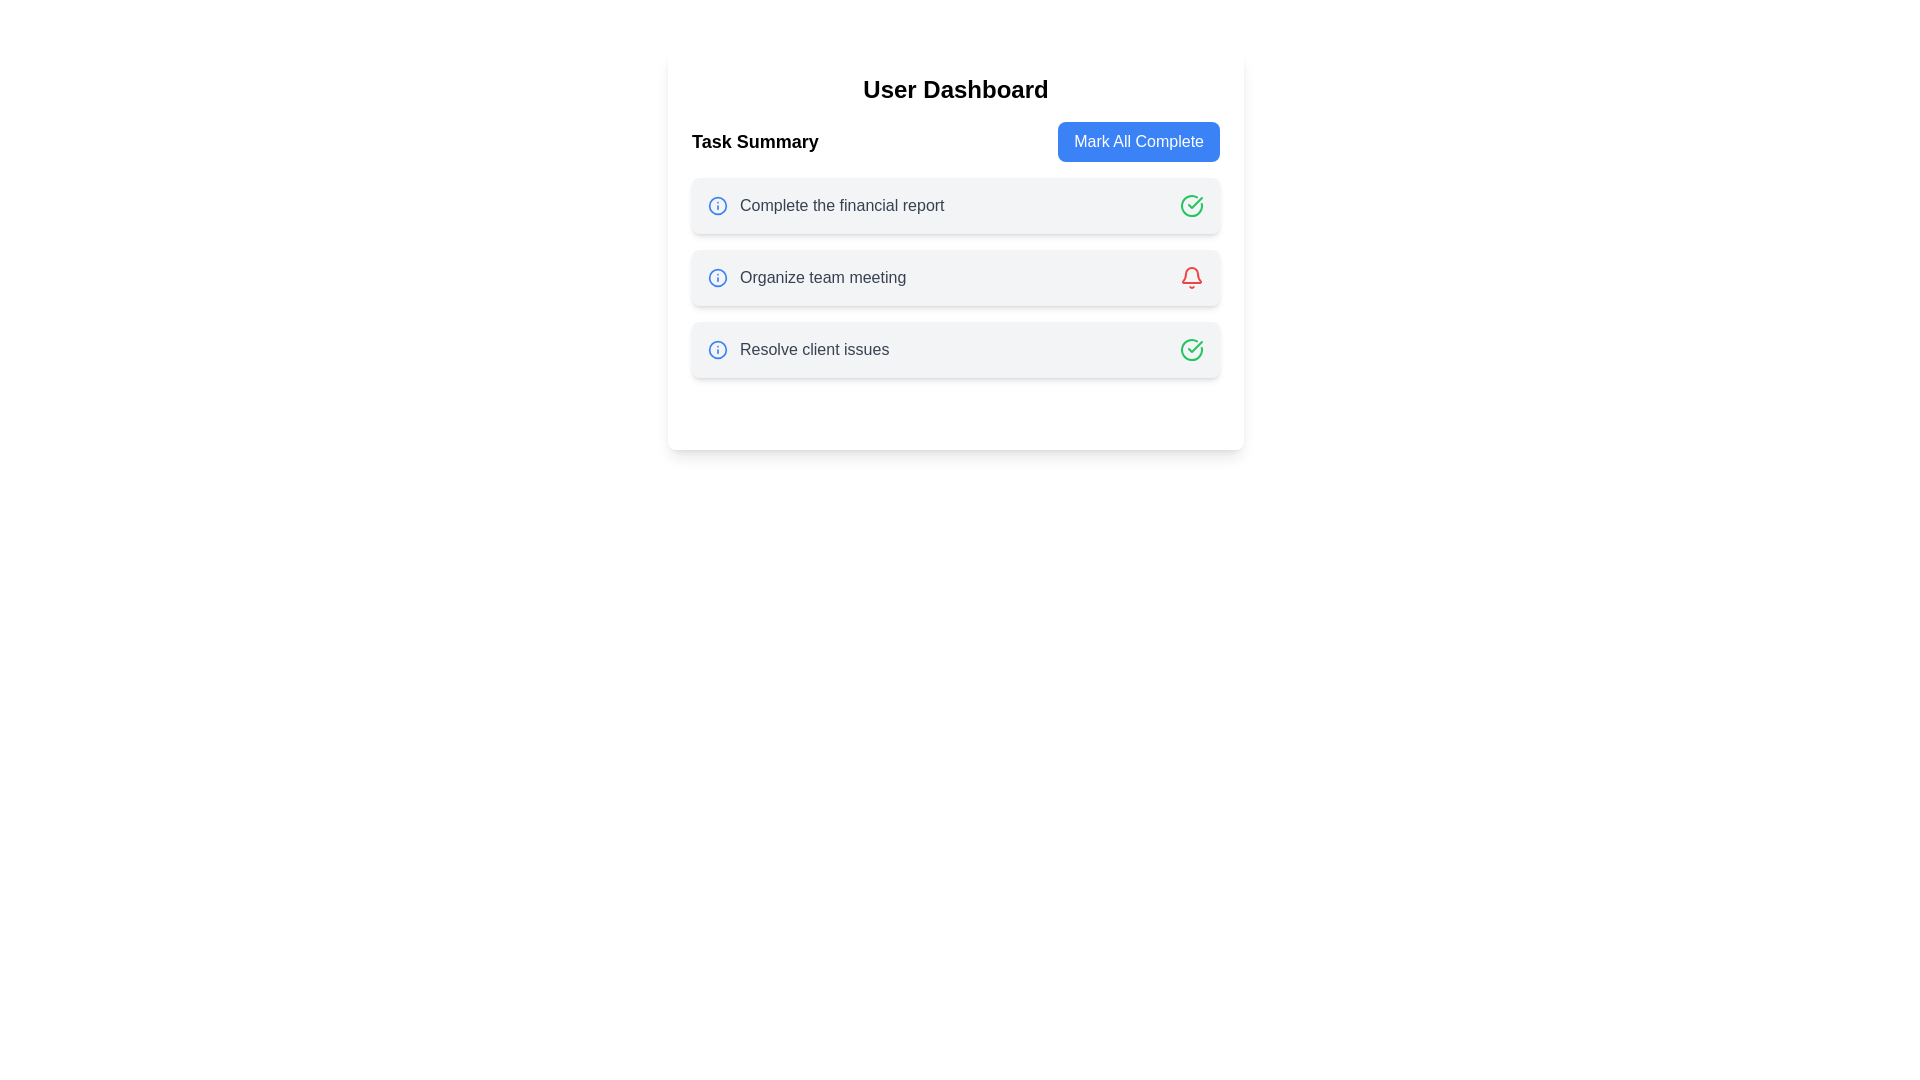 The width and height of the screenshot is (1920, 1080). I want to click on the static text header at the top of the dashboard section, which provides contextual information about the page's purpose and contents, so click(954, 88).